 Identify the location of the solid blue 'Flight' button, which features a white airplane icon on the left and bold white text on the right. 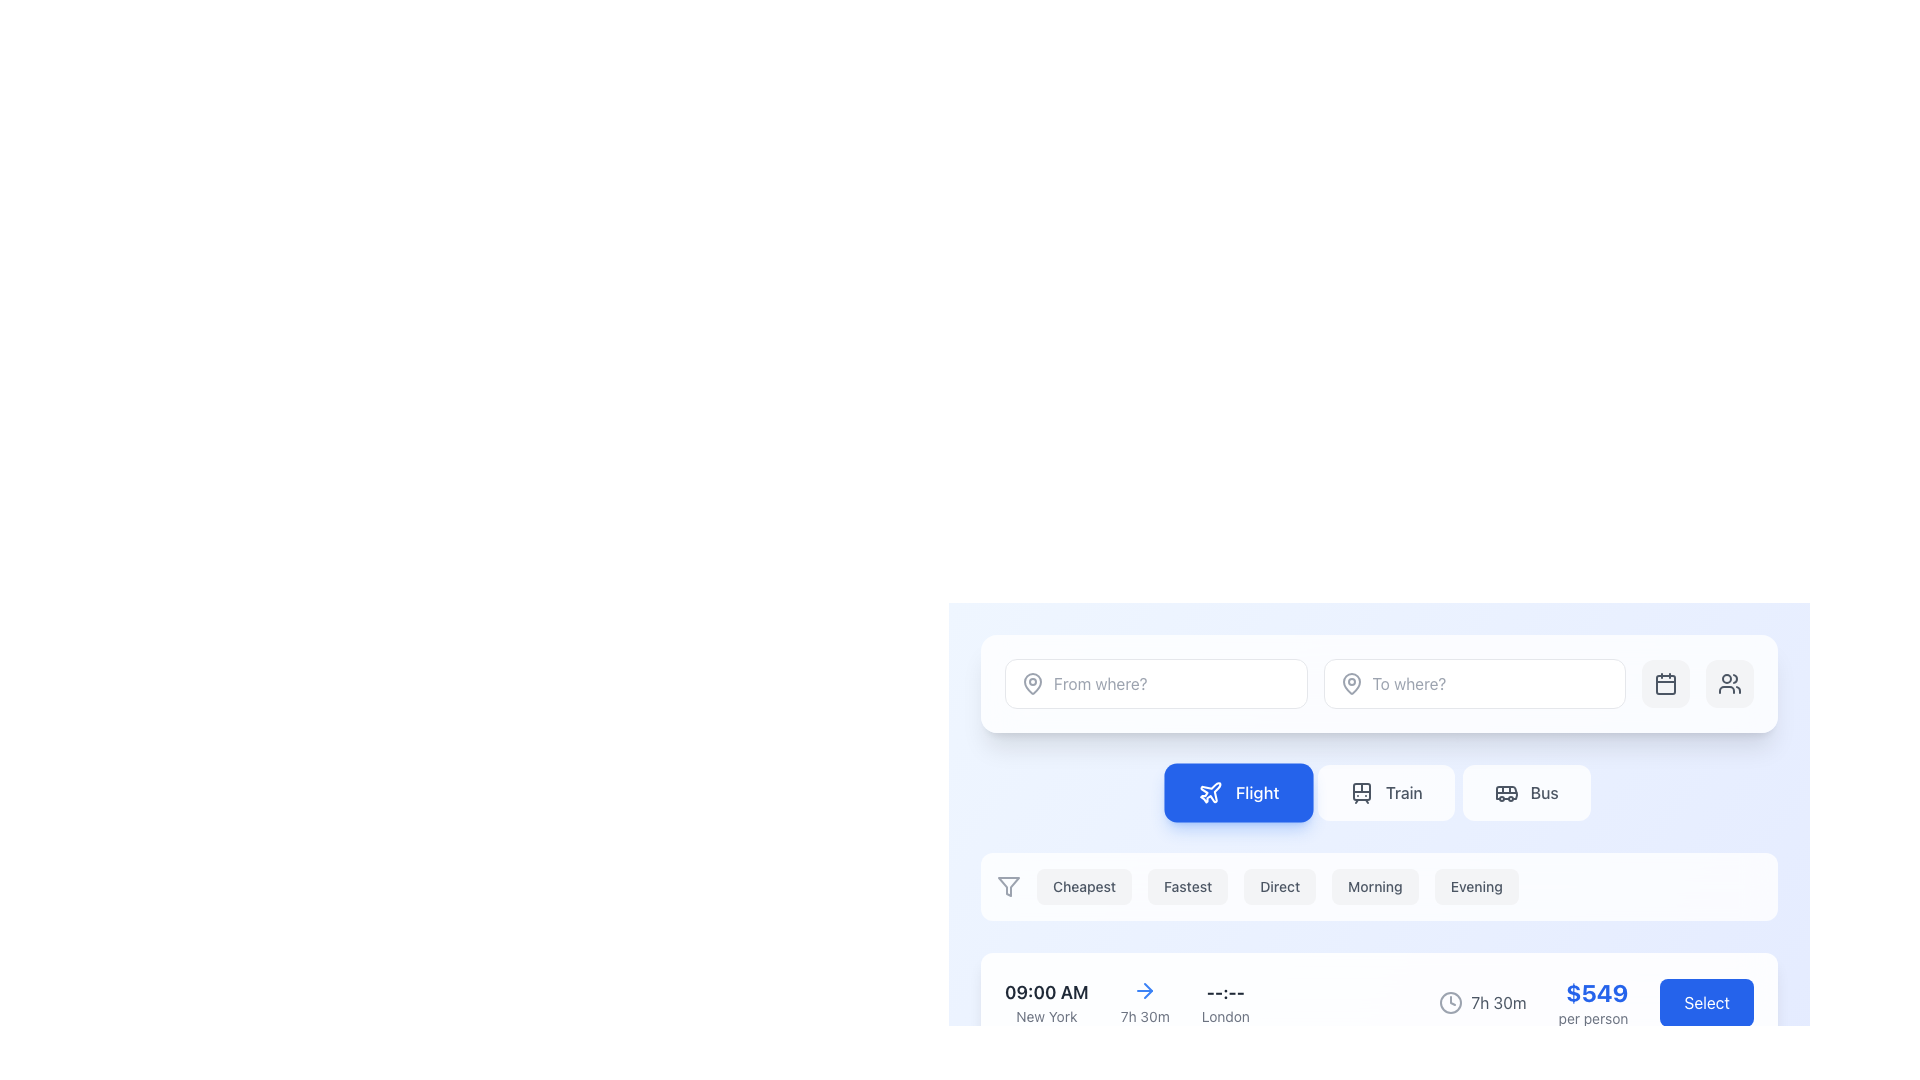
(1237, 792).